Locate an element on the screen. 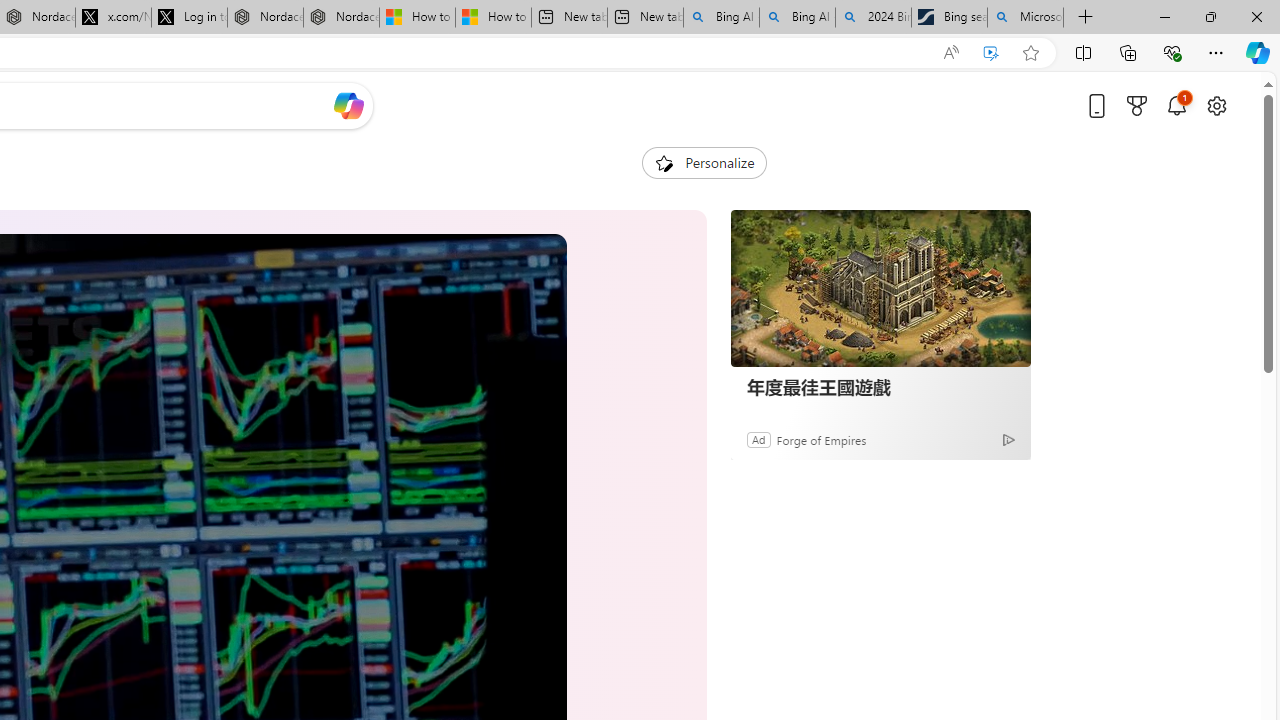  'Copilot (Ctrl+Shift+.)' is located at coordinates (1257, 51).